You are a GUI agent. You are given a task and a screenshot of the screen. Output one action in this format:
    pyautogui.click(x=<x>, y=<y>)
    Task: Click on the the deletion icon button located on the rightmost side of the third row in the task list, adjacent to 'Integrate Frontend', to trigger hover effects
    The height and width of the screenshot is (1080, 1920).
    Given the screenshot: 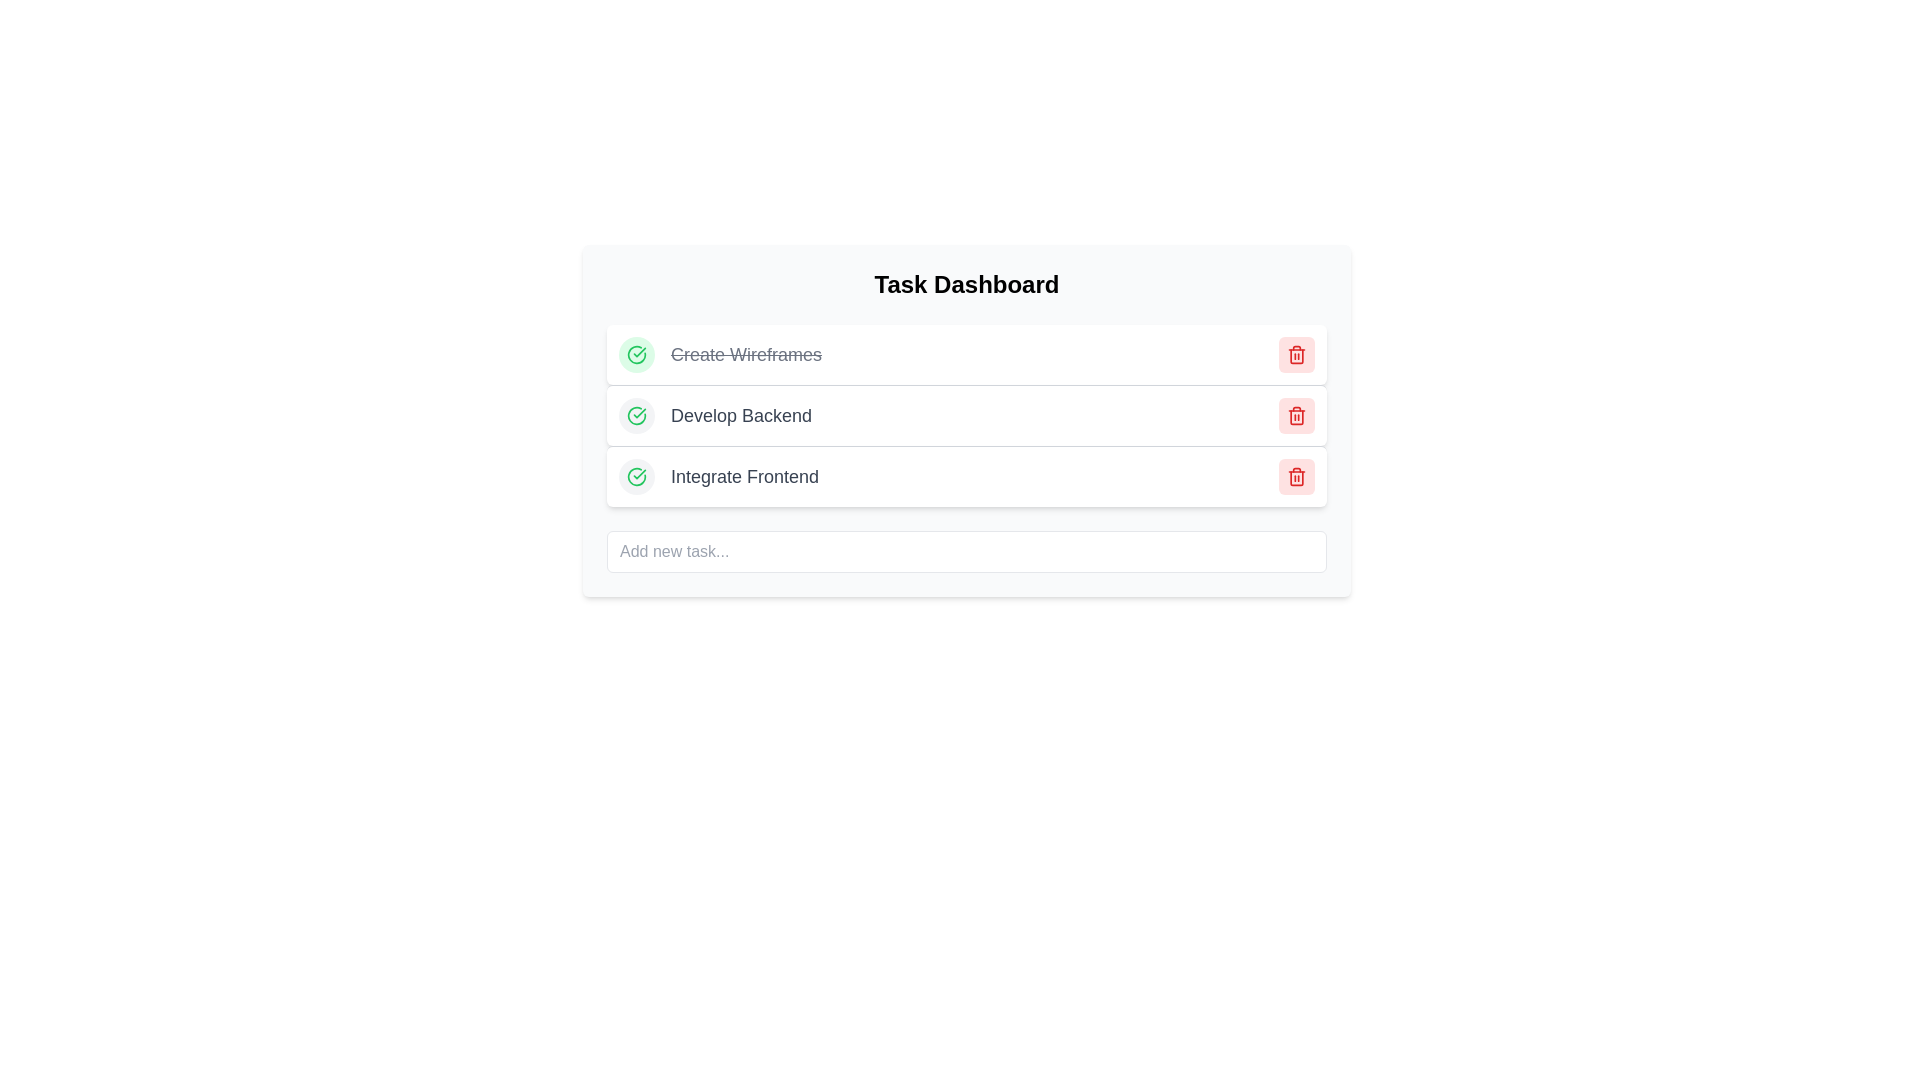 What is the action you would take?
    pyautogui.click(x=1296, y=477)
    